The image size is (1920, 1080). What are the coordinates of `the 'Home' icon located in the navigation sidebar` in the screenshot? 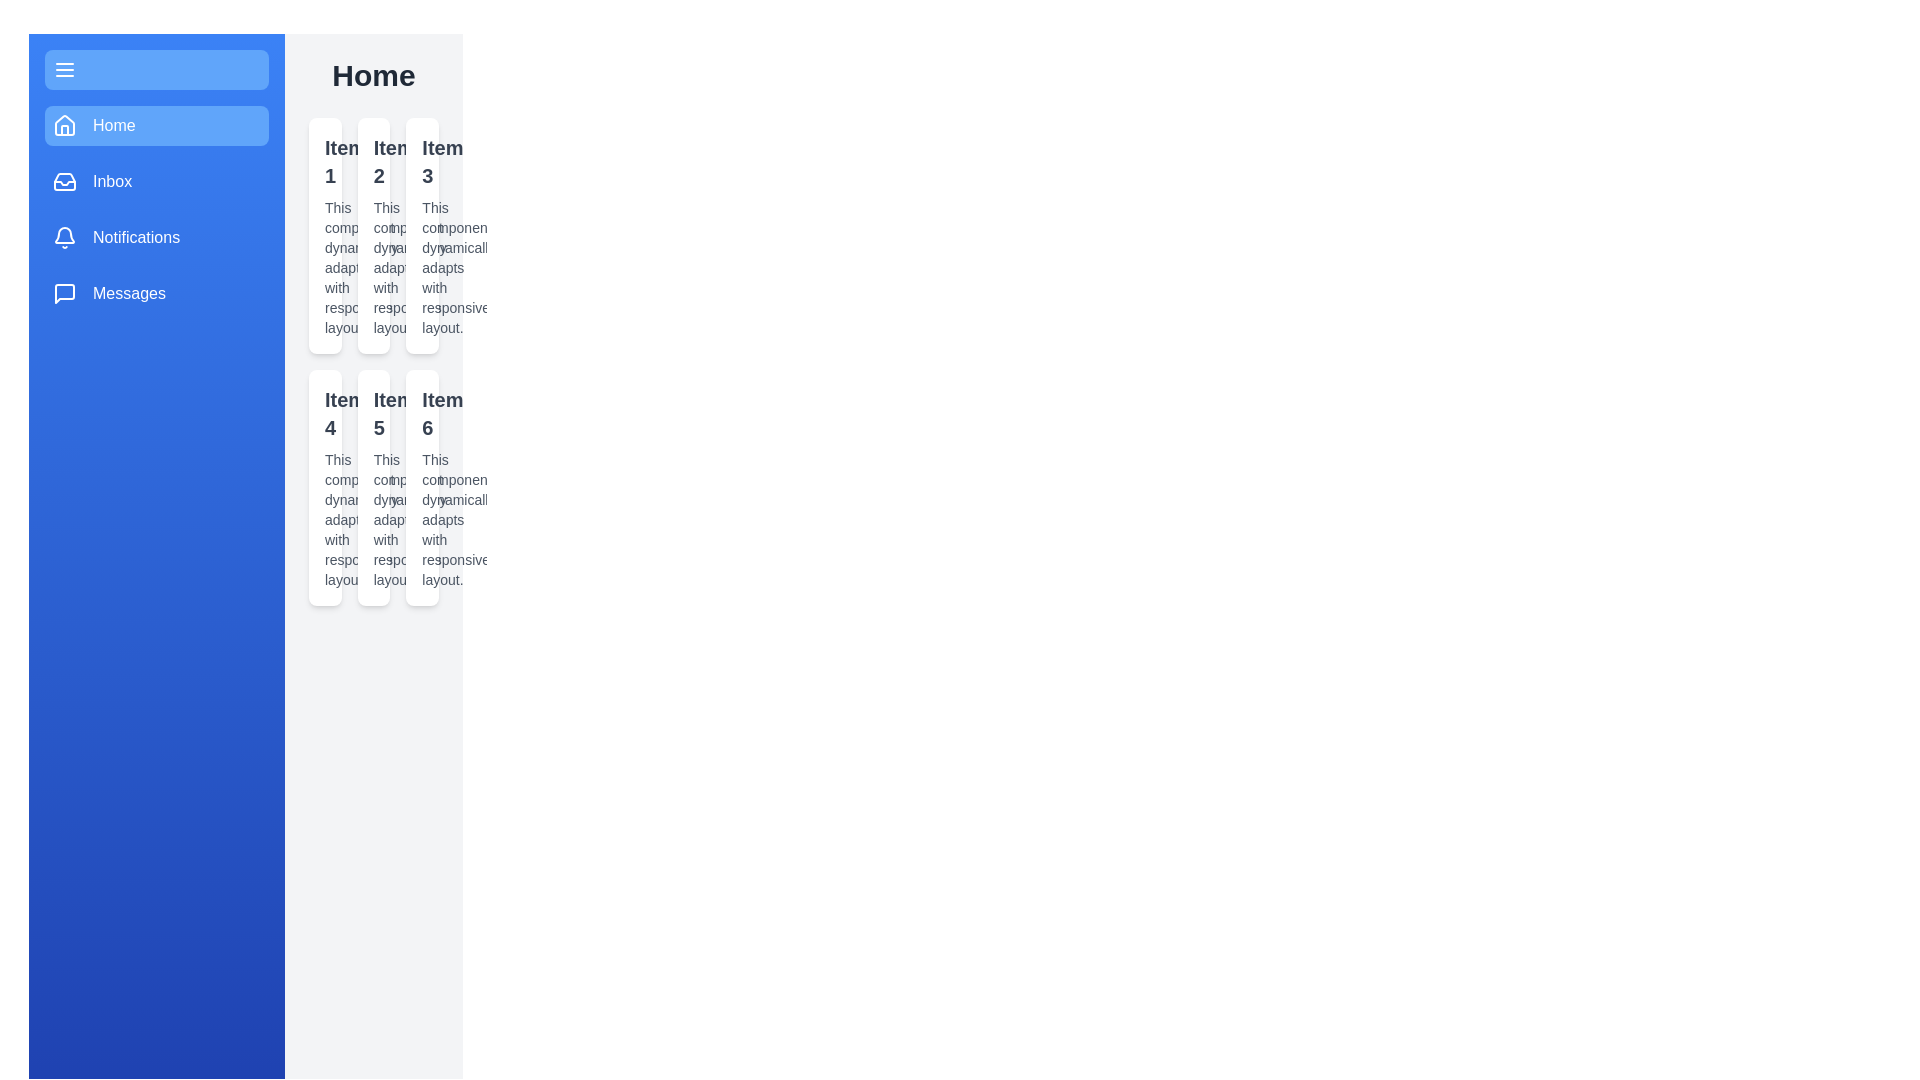 It's located at (65, 124).